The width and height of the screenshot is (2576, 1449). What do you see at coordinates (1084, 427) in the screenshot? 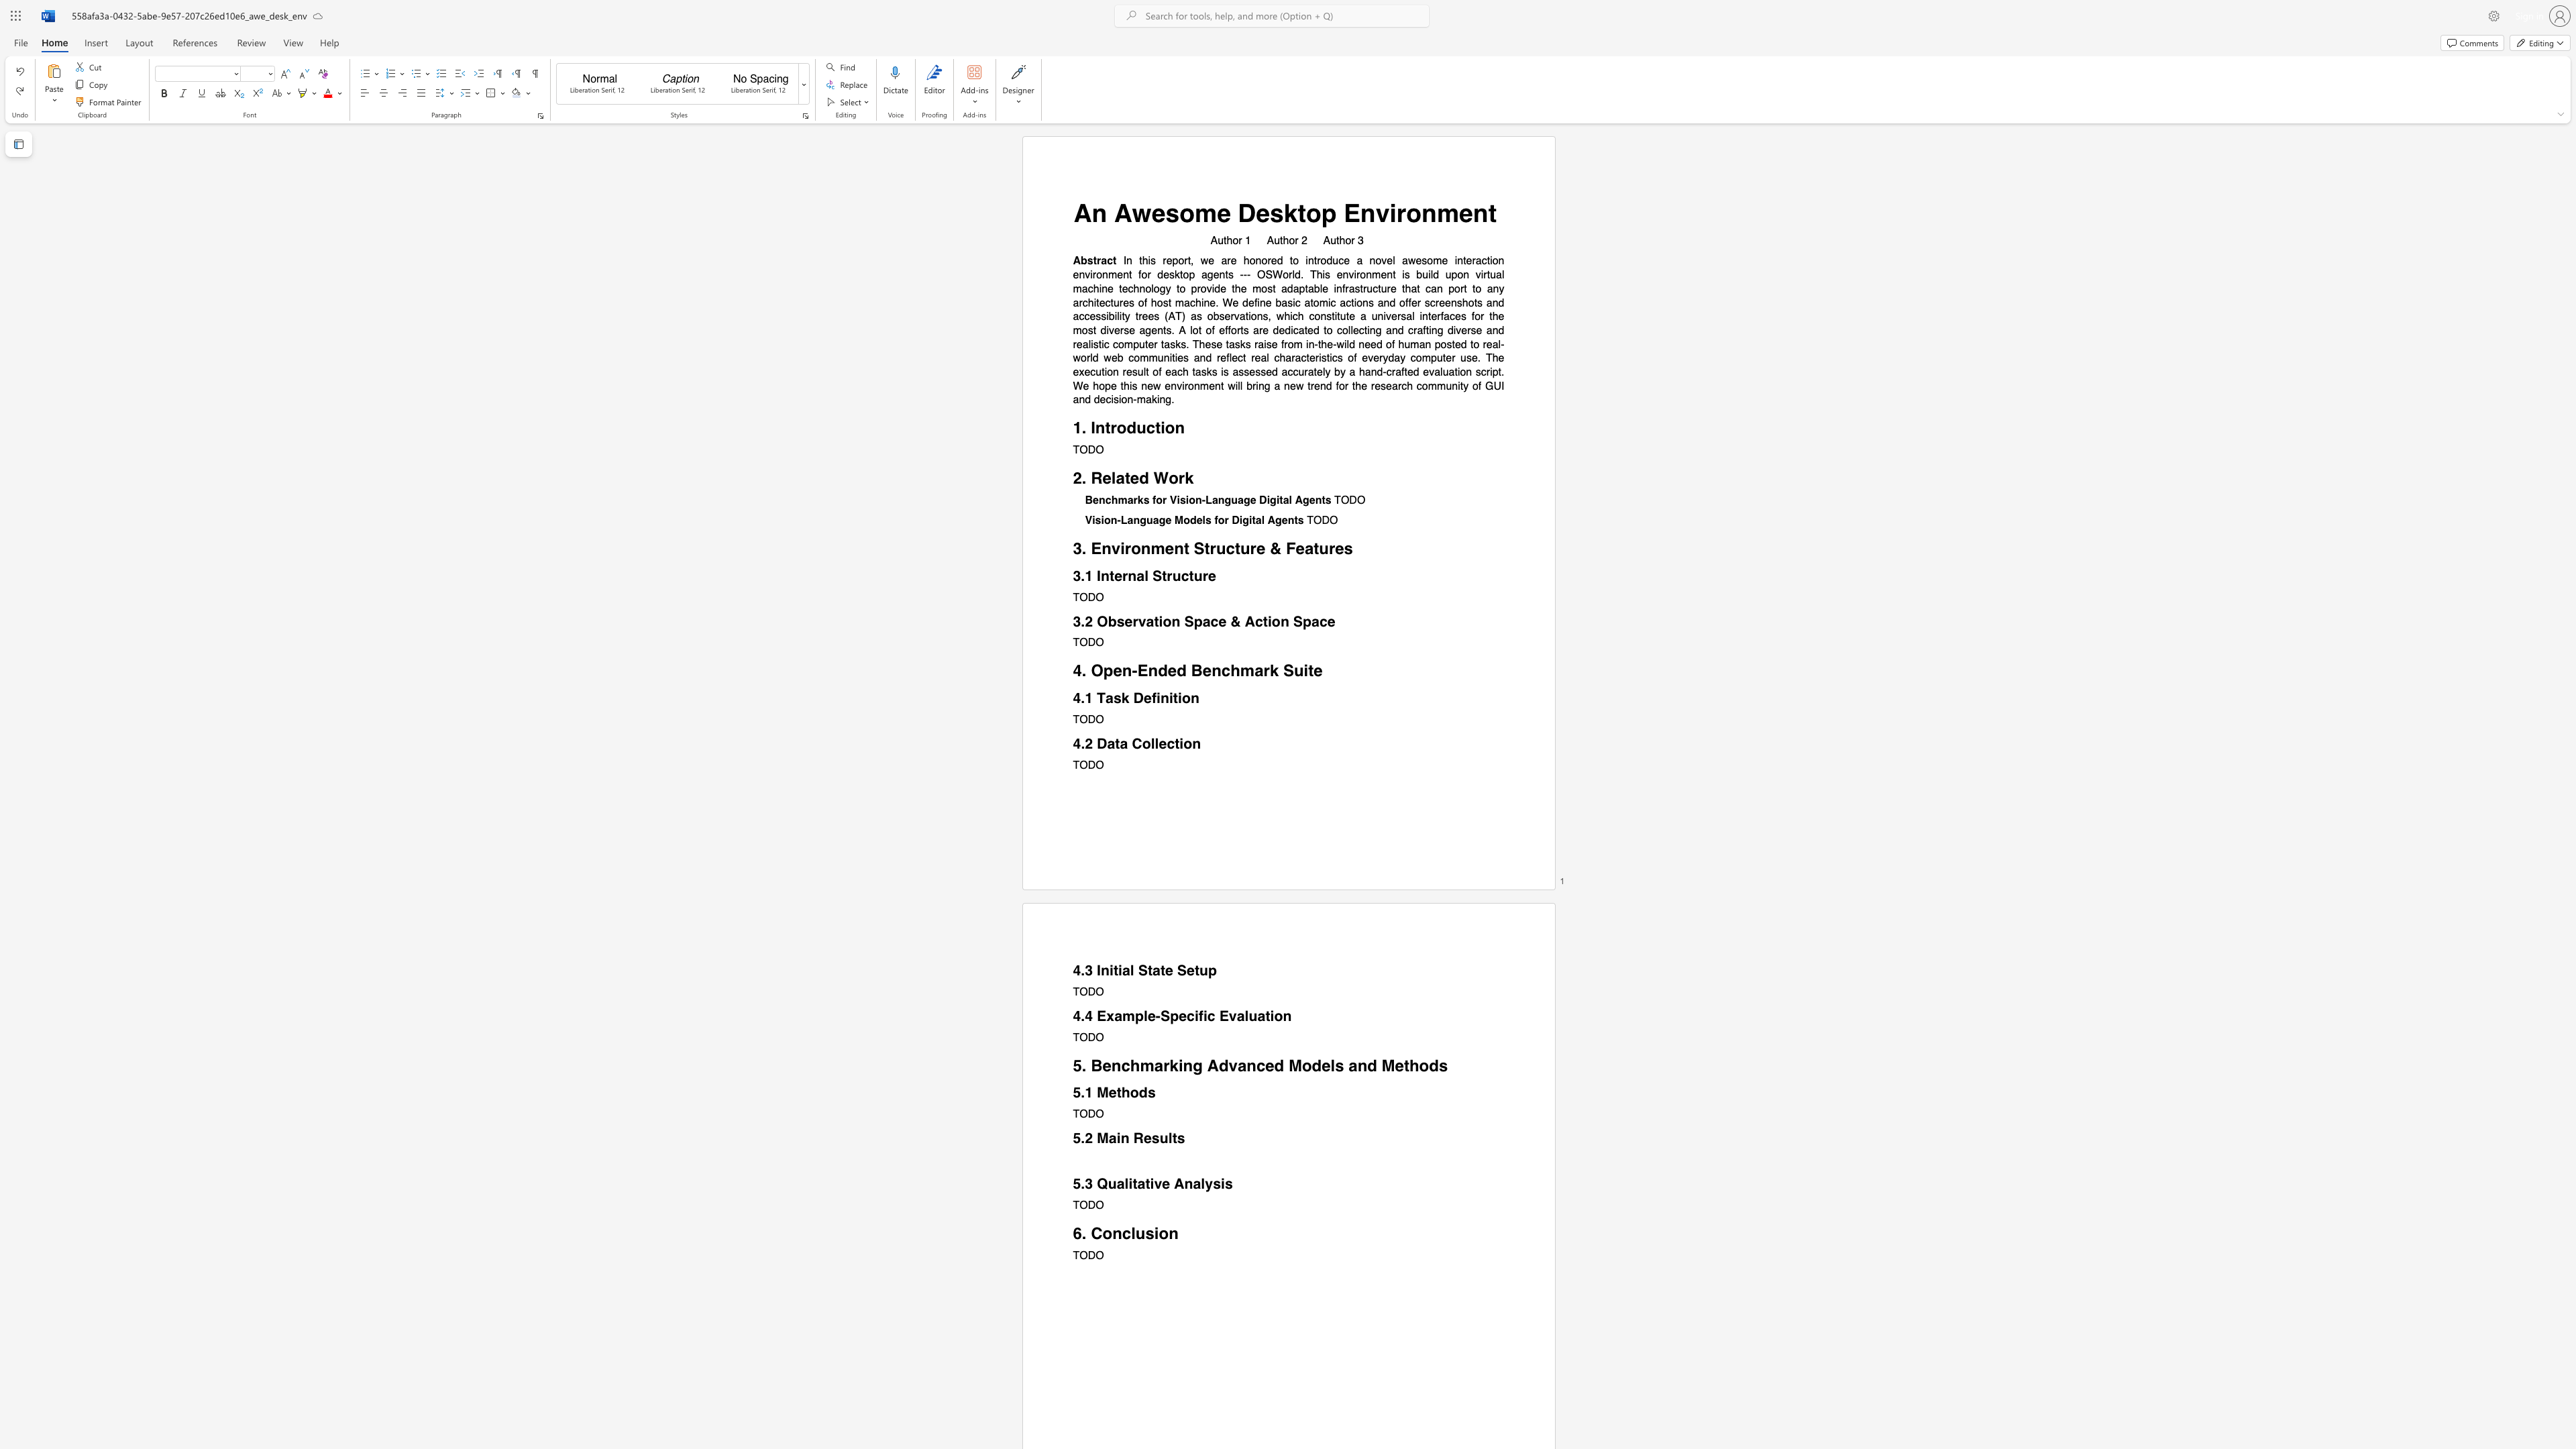
I see `the 1th character "." in the text` at bounding box center [1084, 427].